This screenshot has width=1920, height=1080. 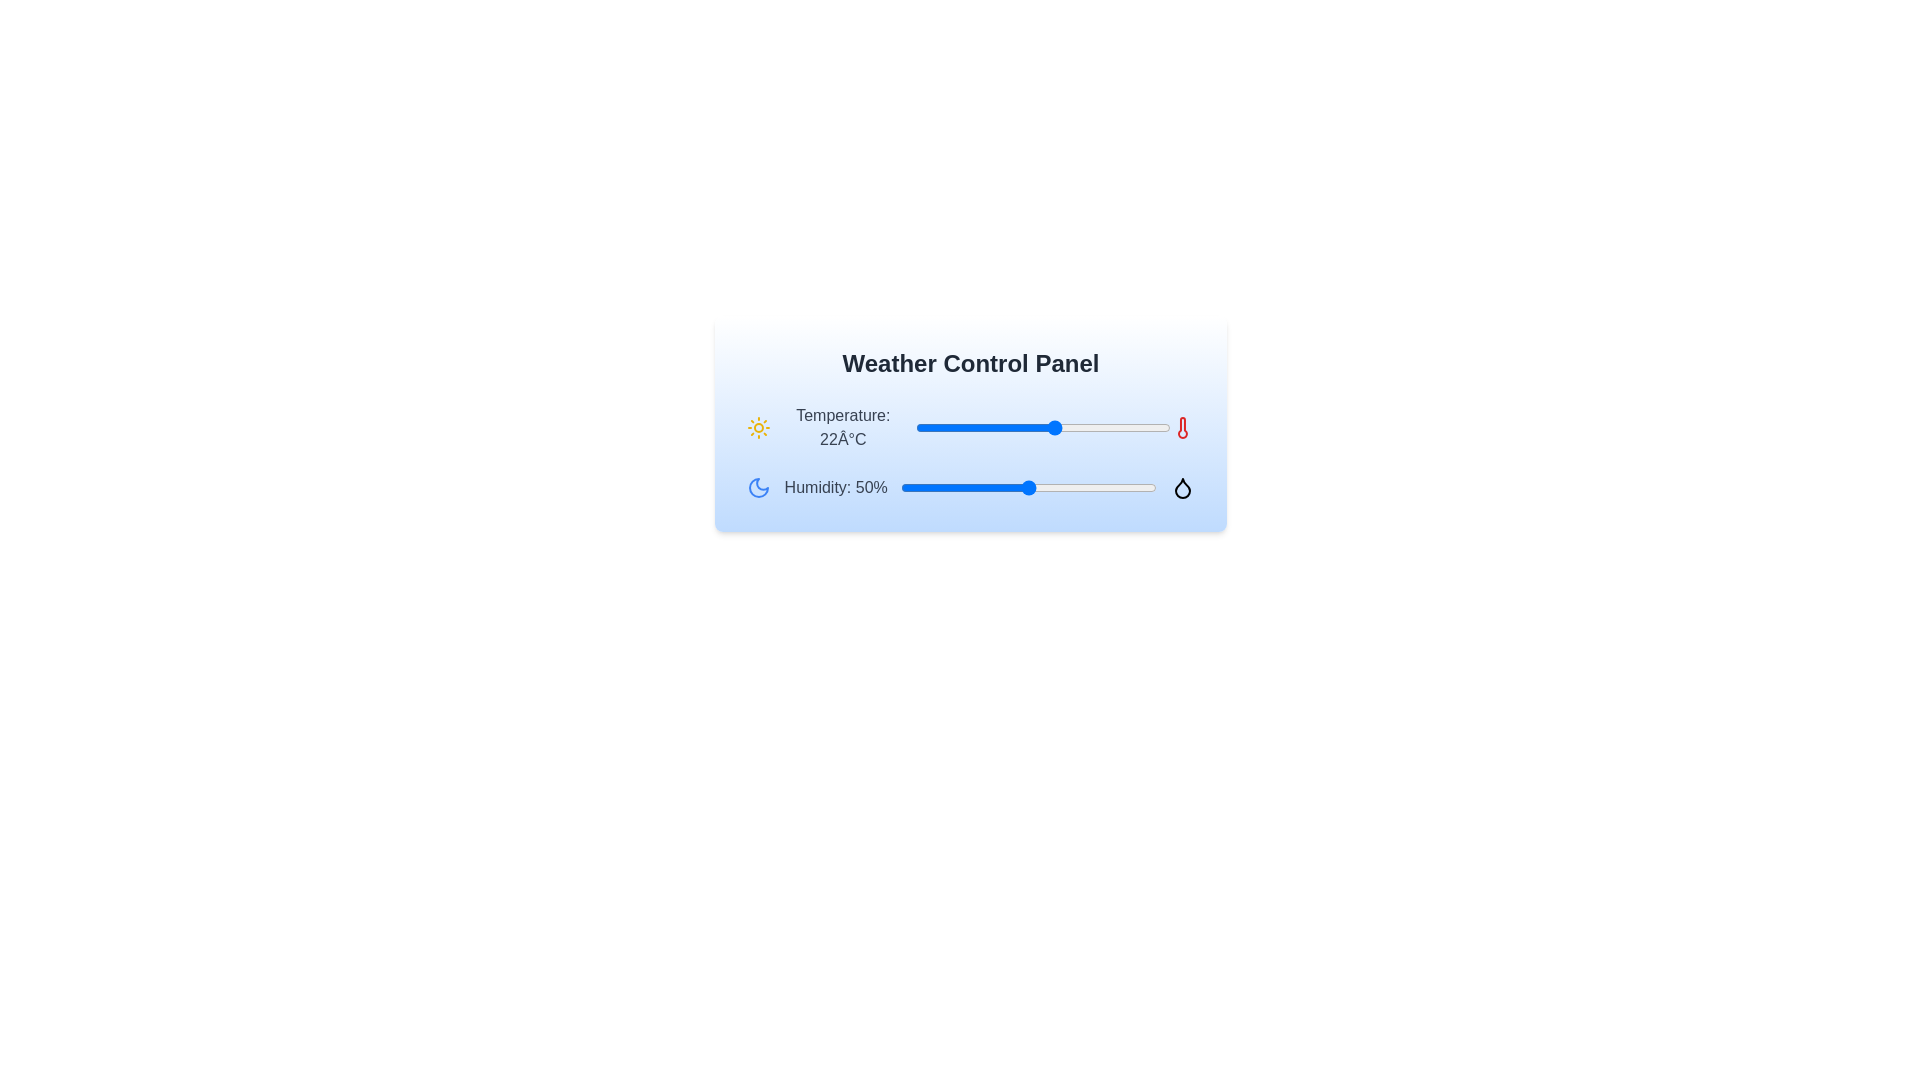 What do you see at coordinates (1126, 427) in the screenshot?
I see `the temperature slider to set the temperature to 33°C` at bounding box center [1126, 427].